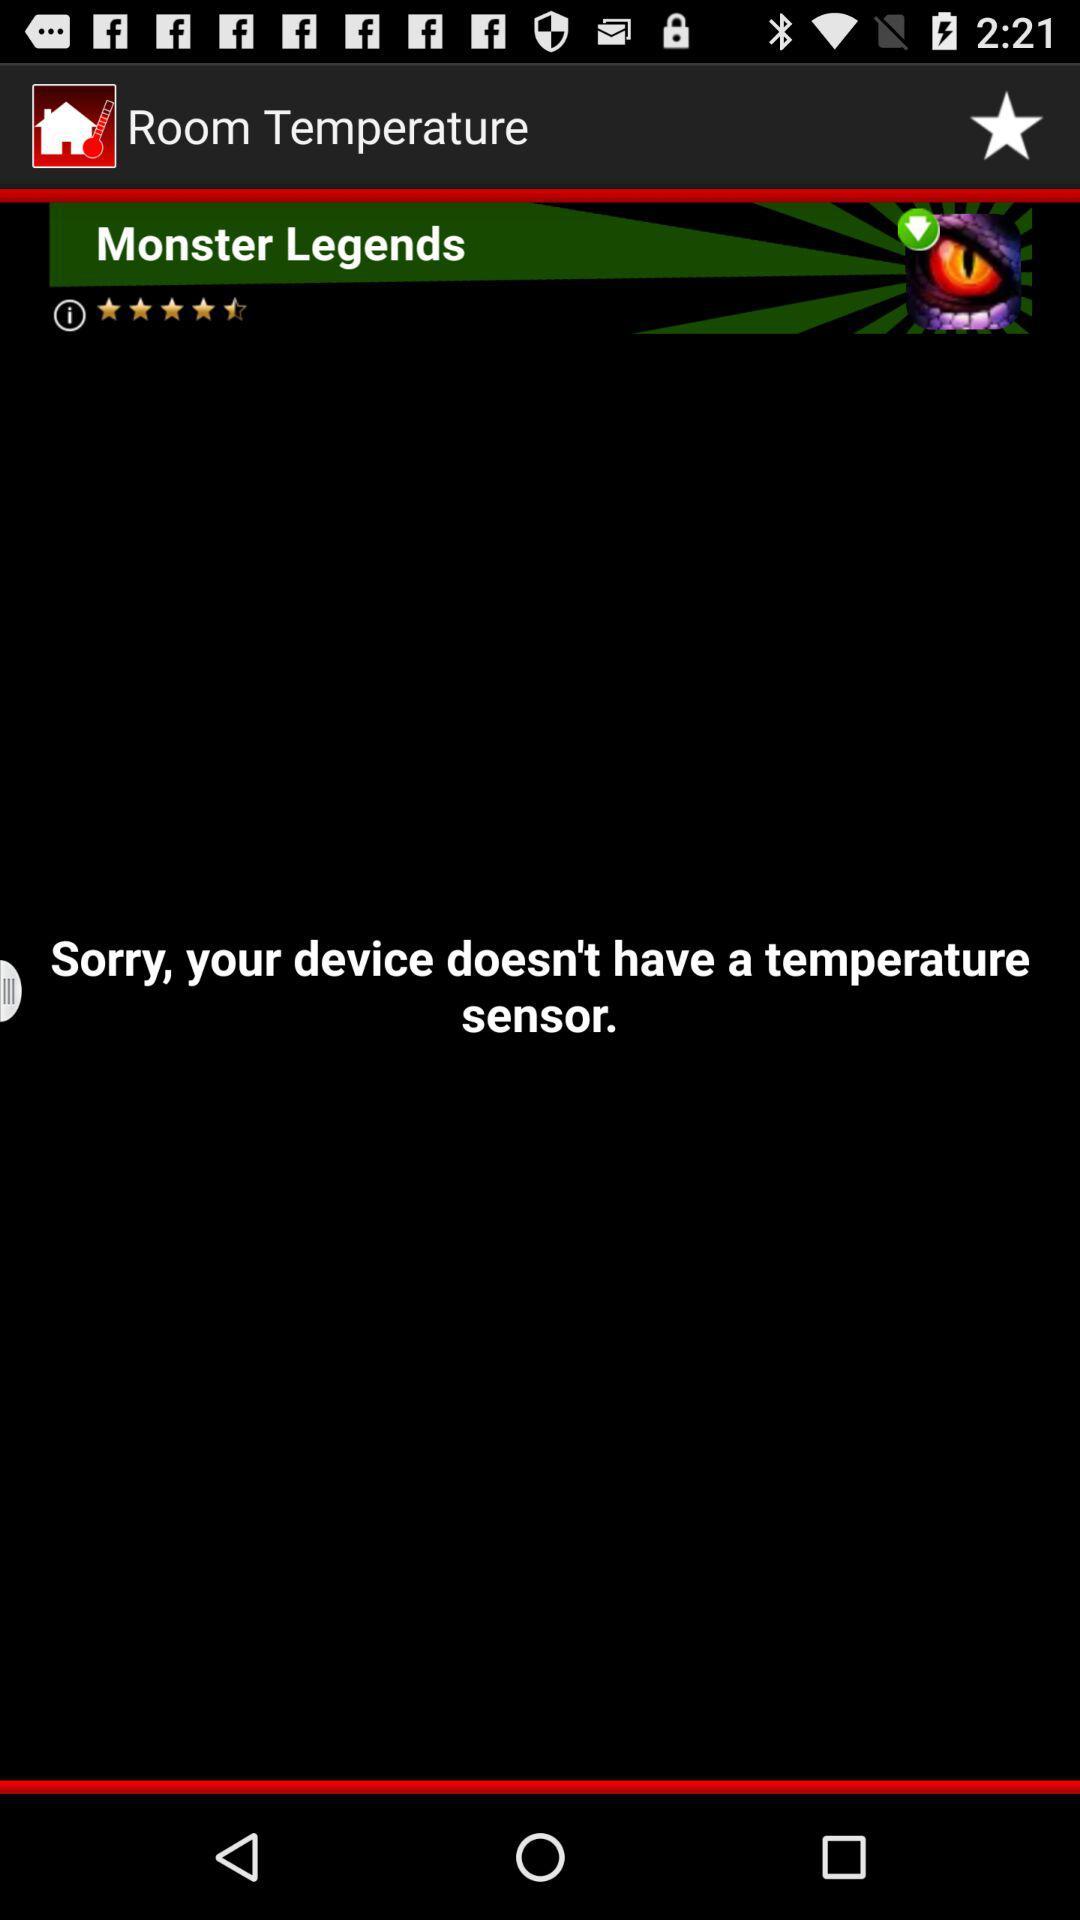 This screenshot has height=1920, width=1080. Describe the element at coordinates (1006, 124) in the screenshot. I see `icon at the top right corner` at that location.